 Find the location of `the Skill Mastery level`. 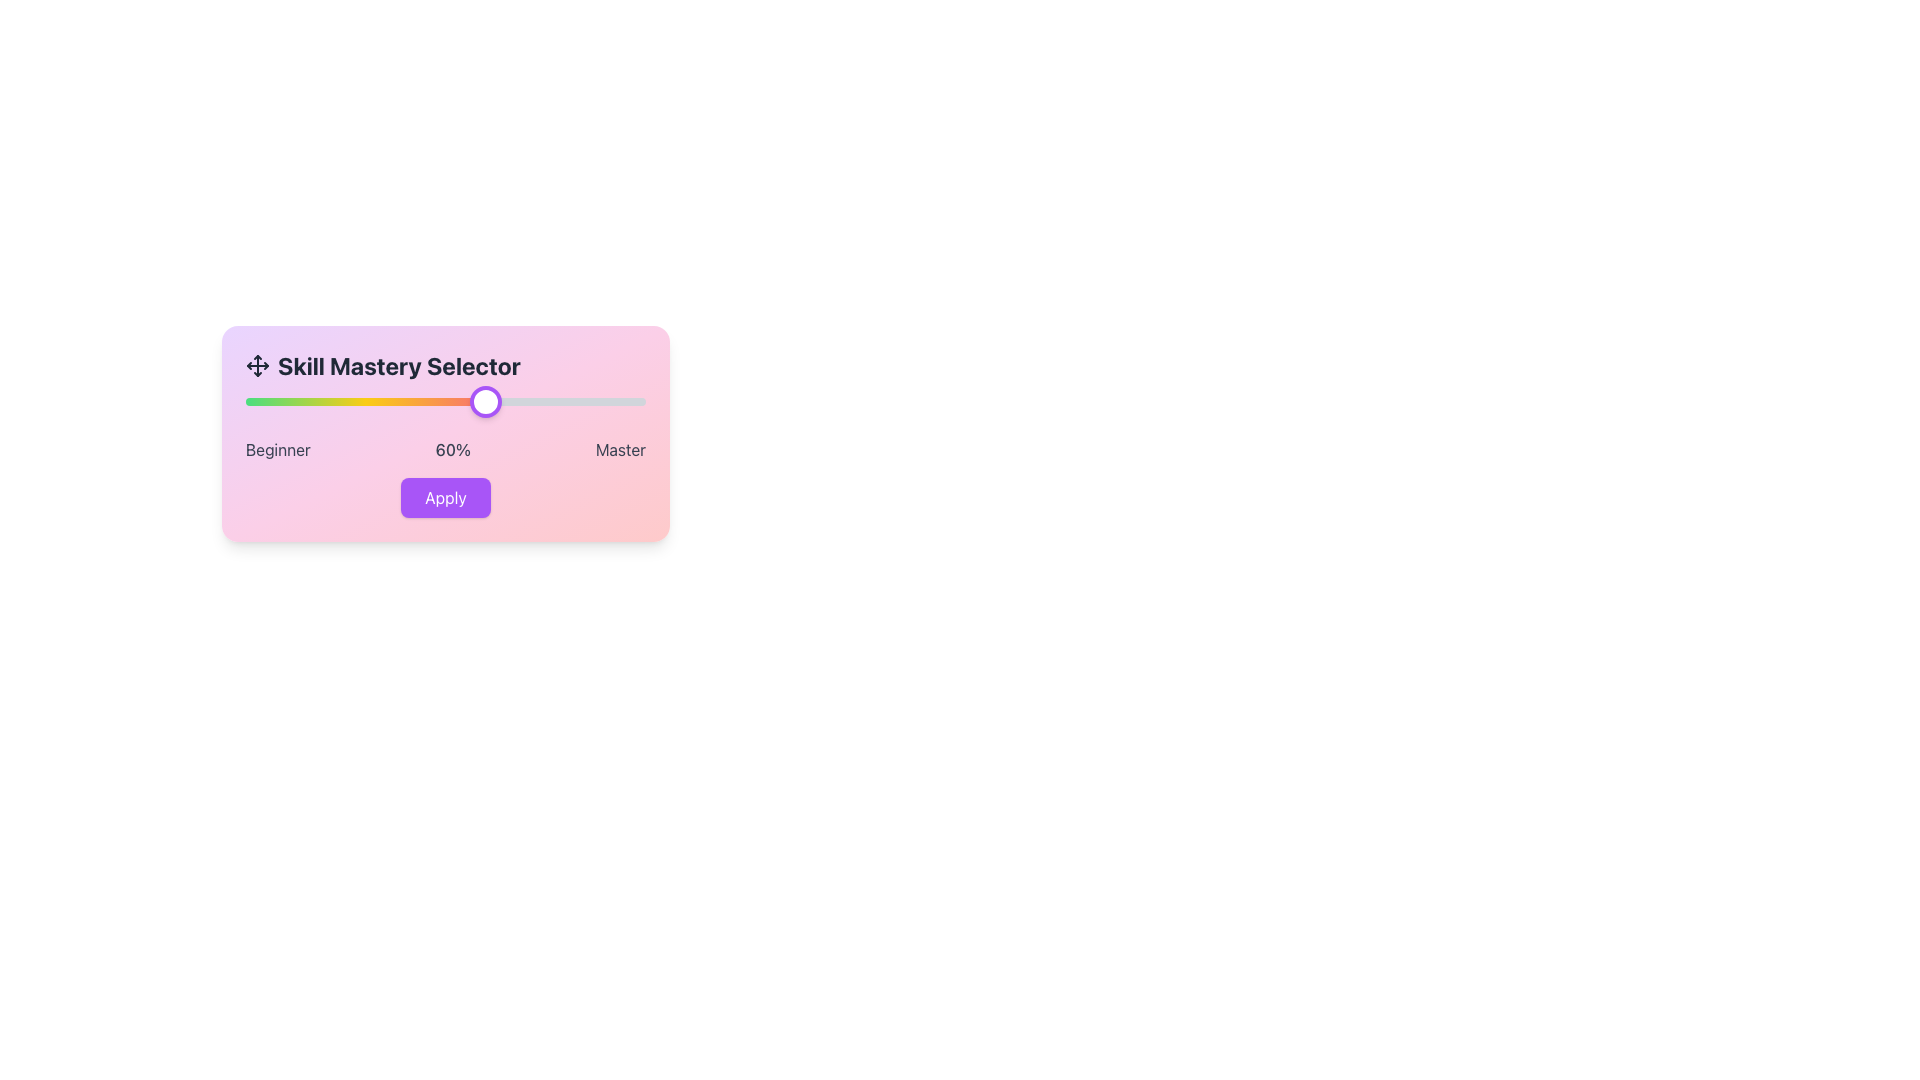

the Skill Mastery level is located at coordinates (489, 401).